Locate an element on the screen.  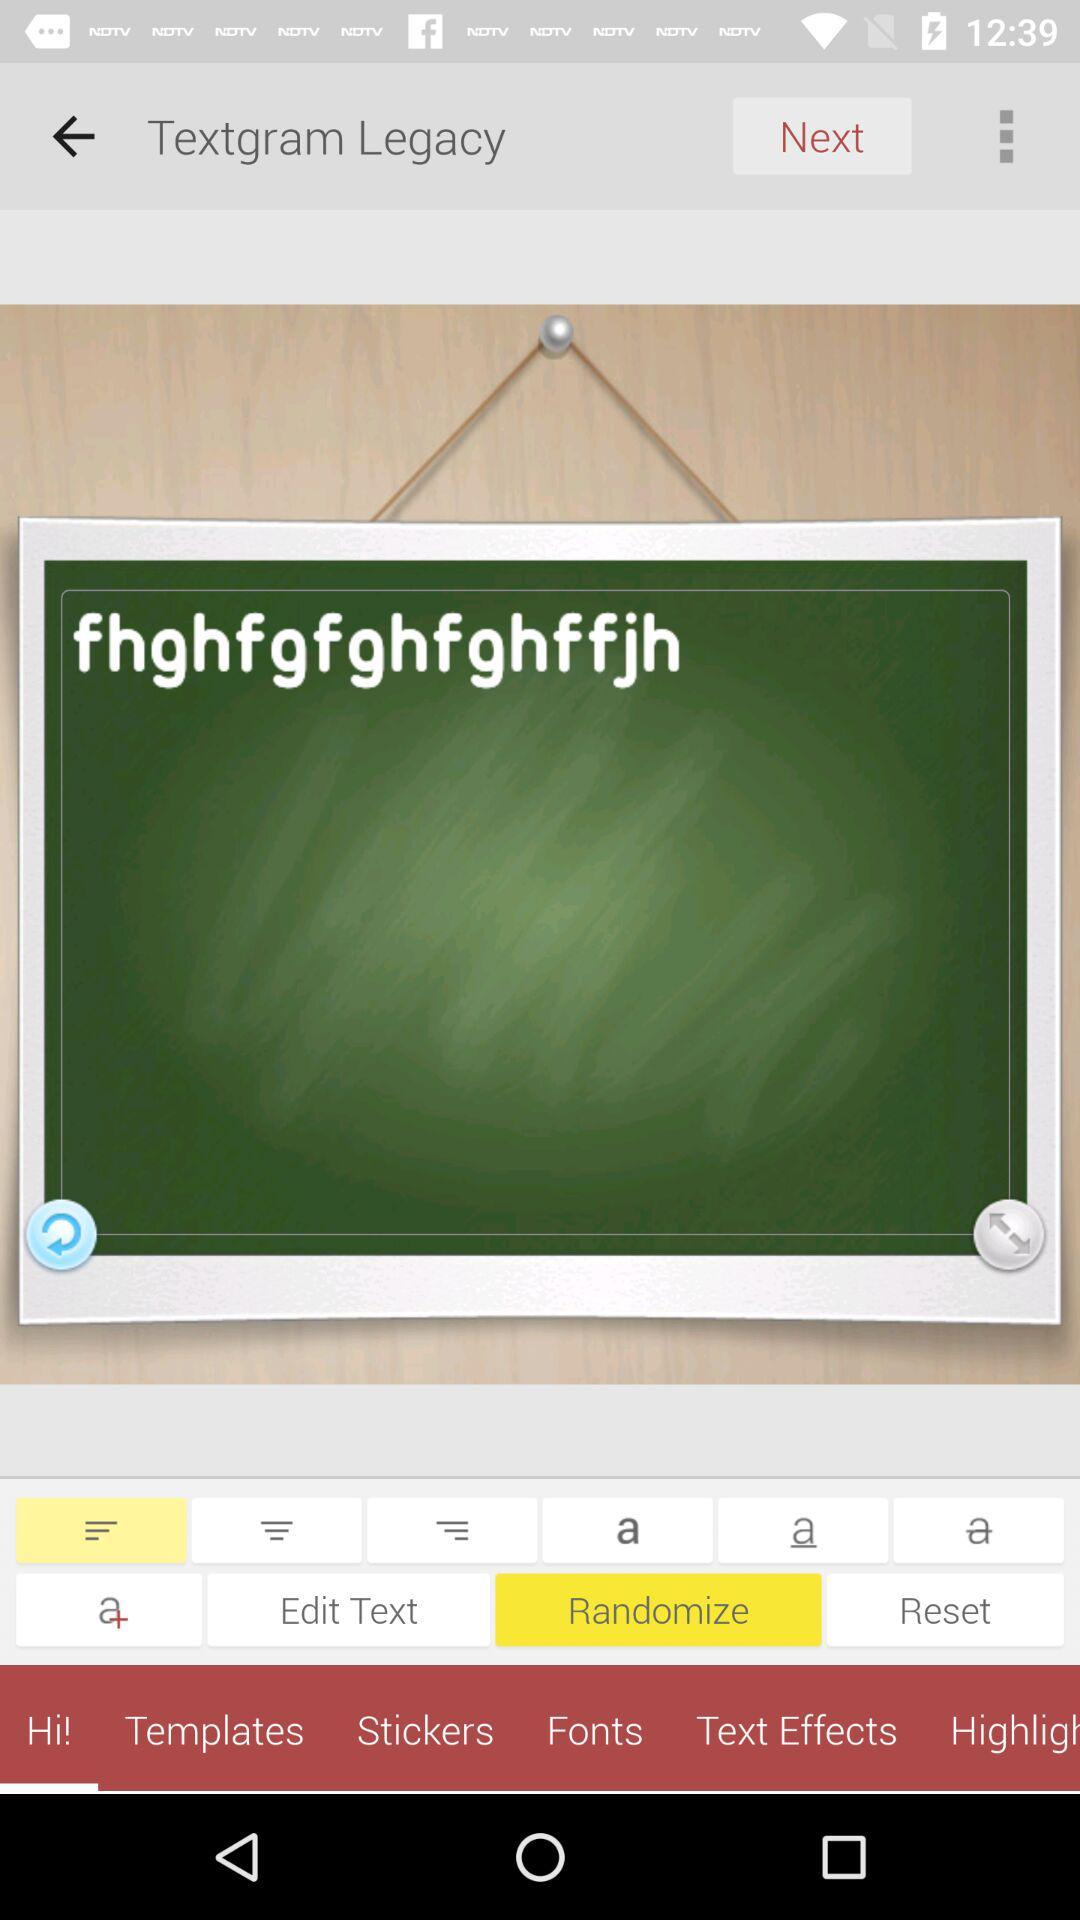
the stickers item is located at coordinates (424, 1728).